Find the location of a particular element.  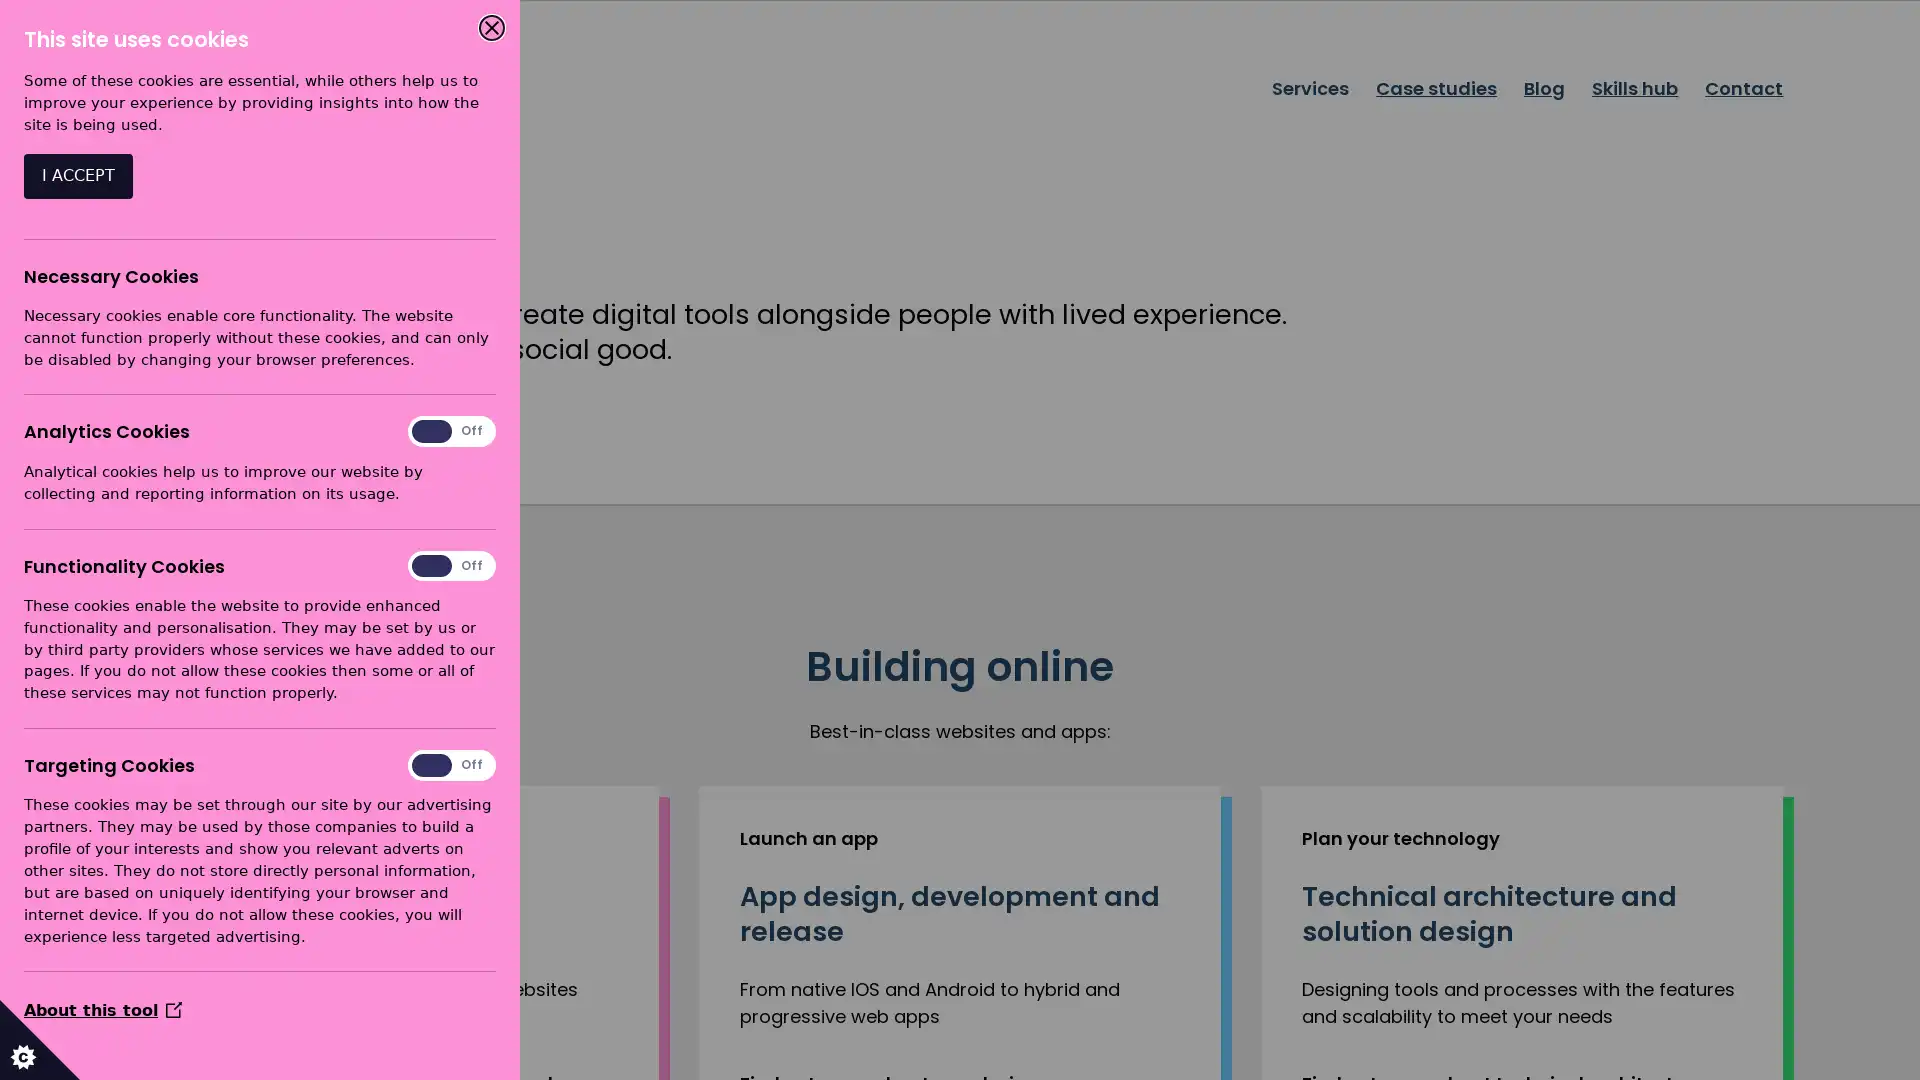

I ACCEPT is located at coordinates (78, 175).